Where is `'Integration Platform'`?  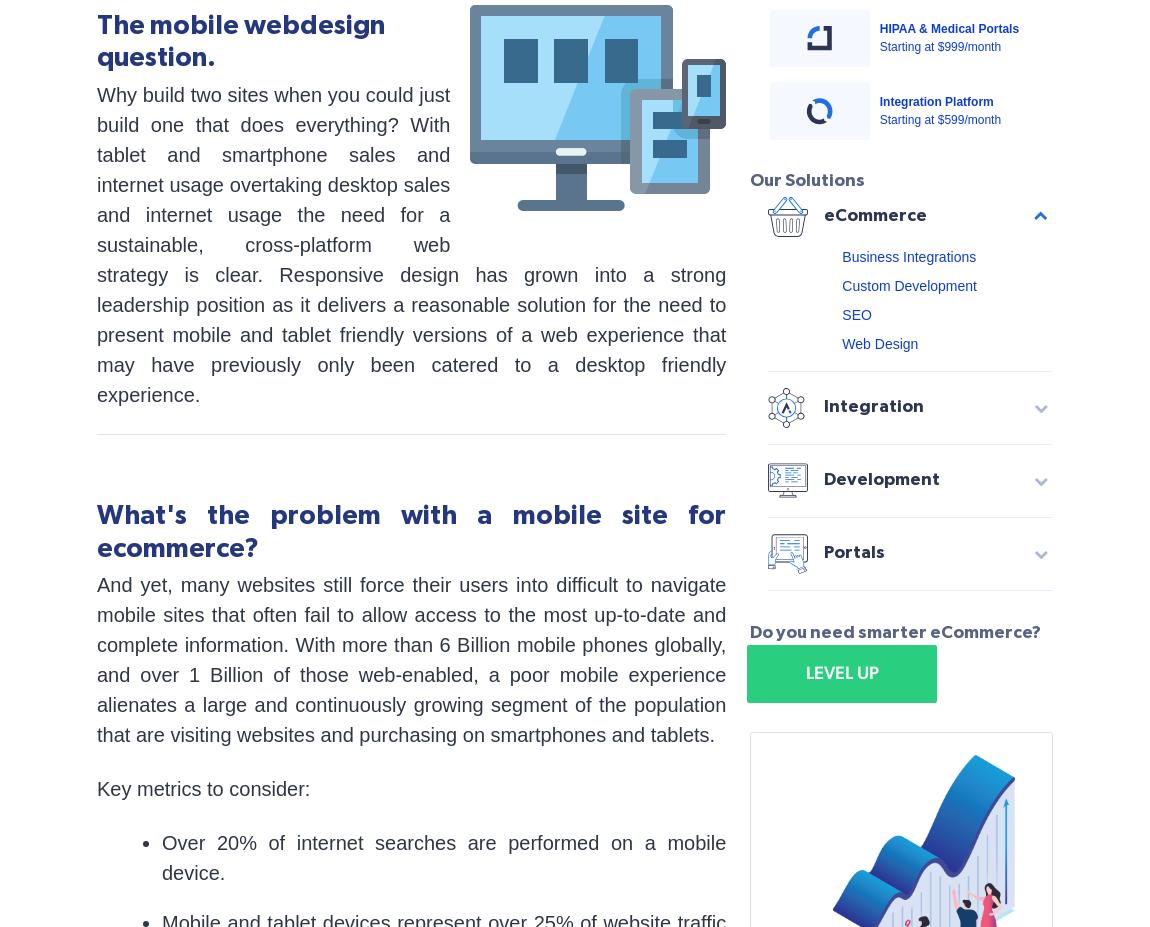
'Integration Platform' is located at coordinates (935, 100).